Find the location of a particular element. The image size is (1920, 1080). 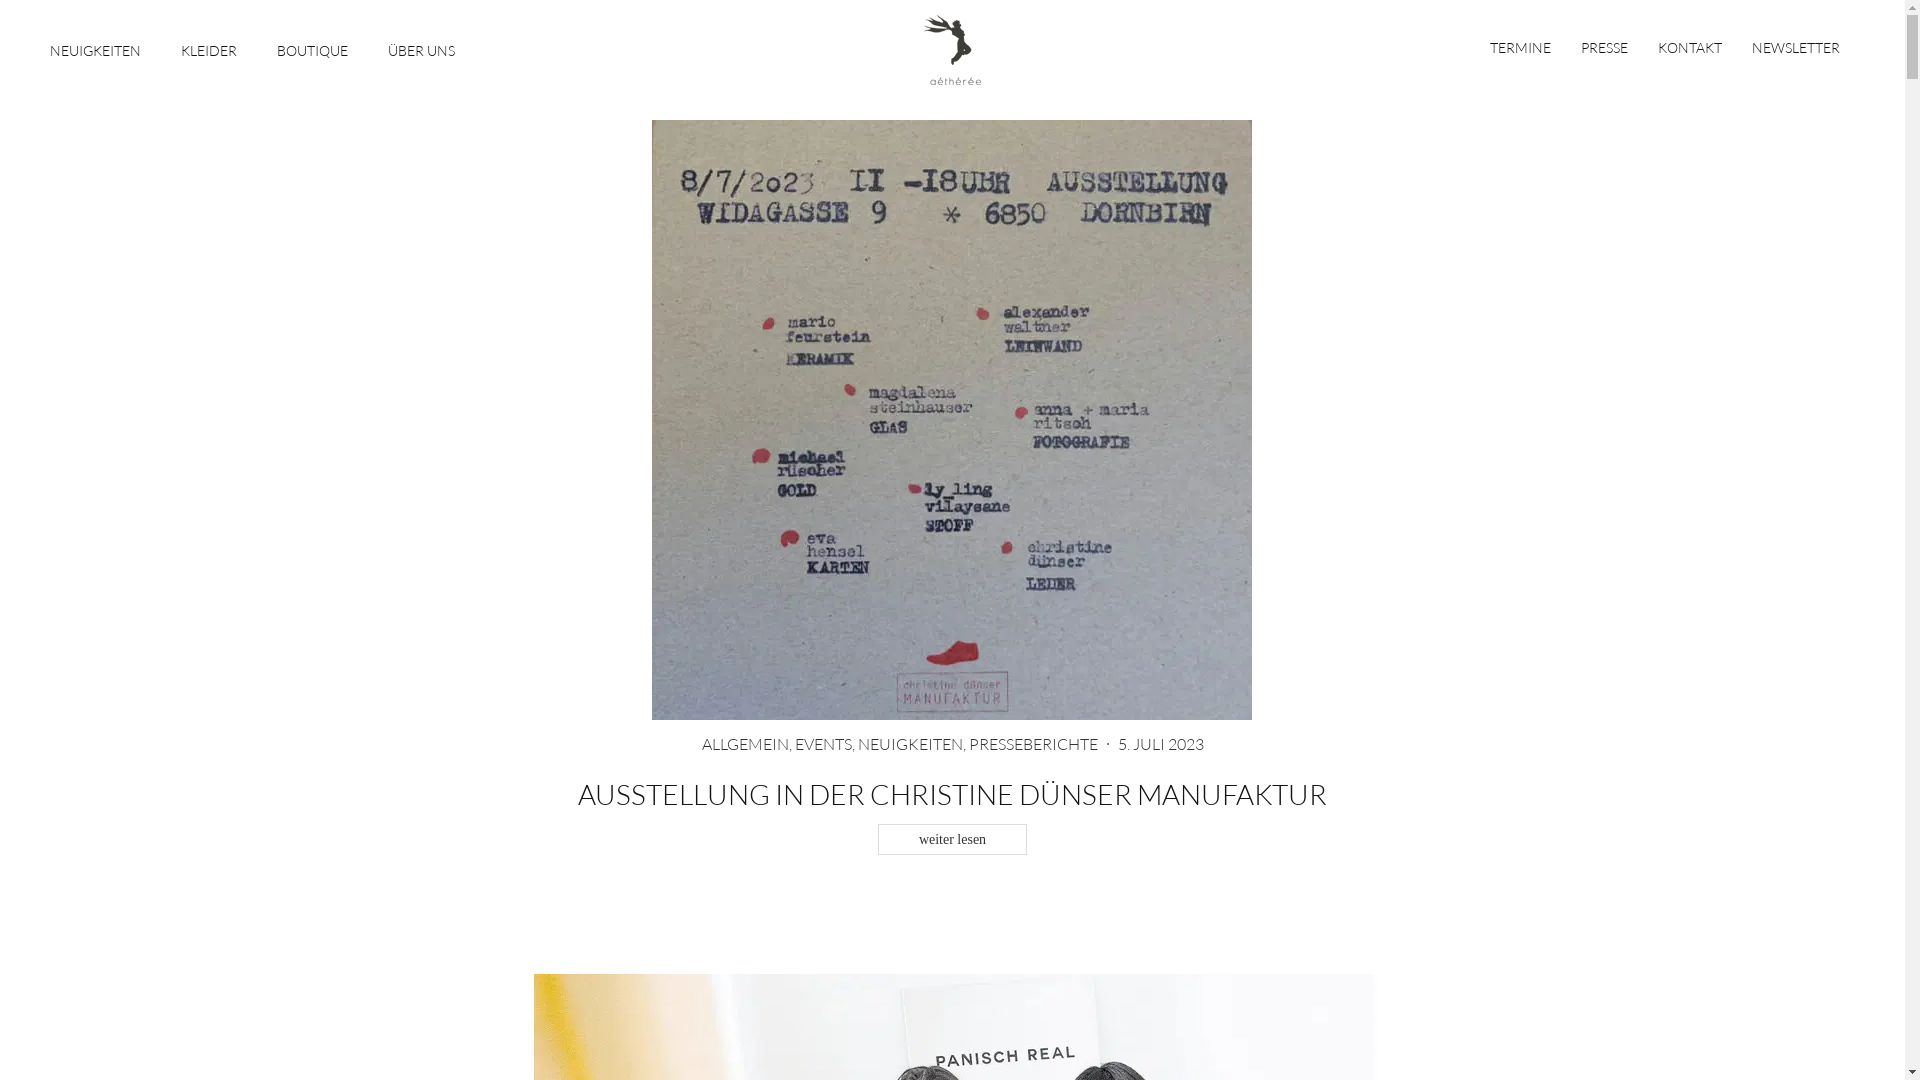

'EVENTS' is located at coordinates (822, 744).